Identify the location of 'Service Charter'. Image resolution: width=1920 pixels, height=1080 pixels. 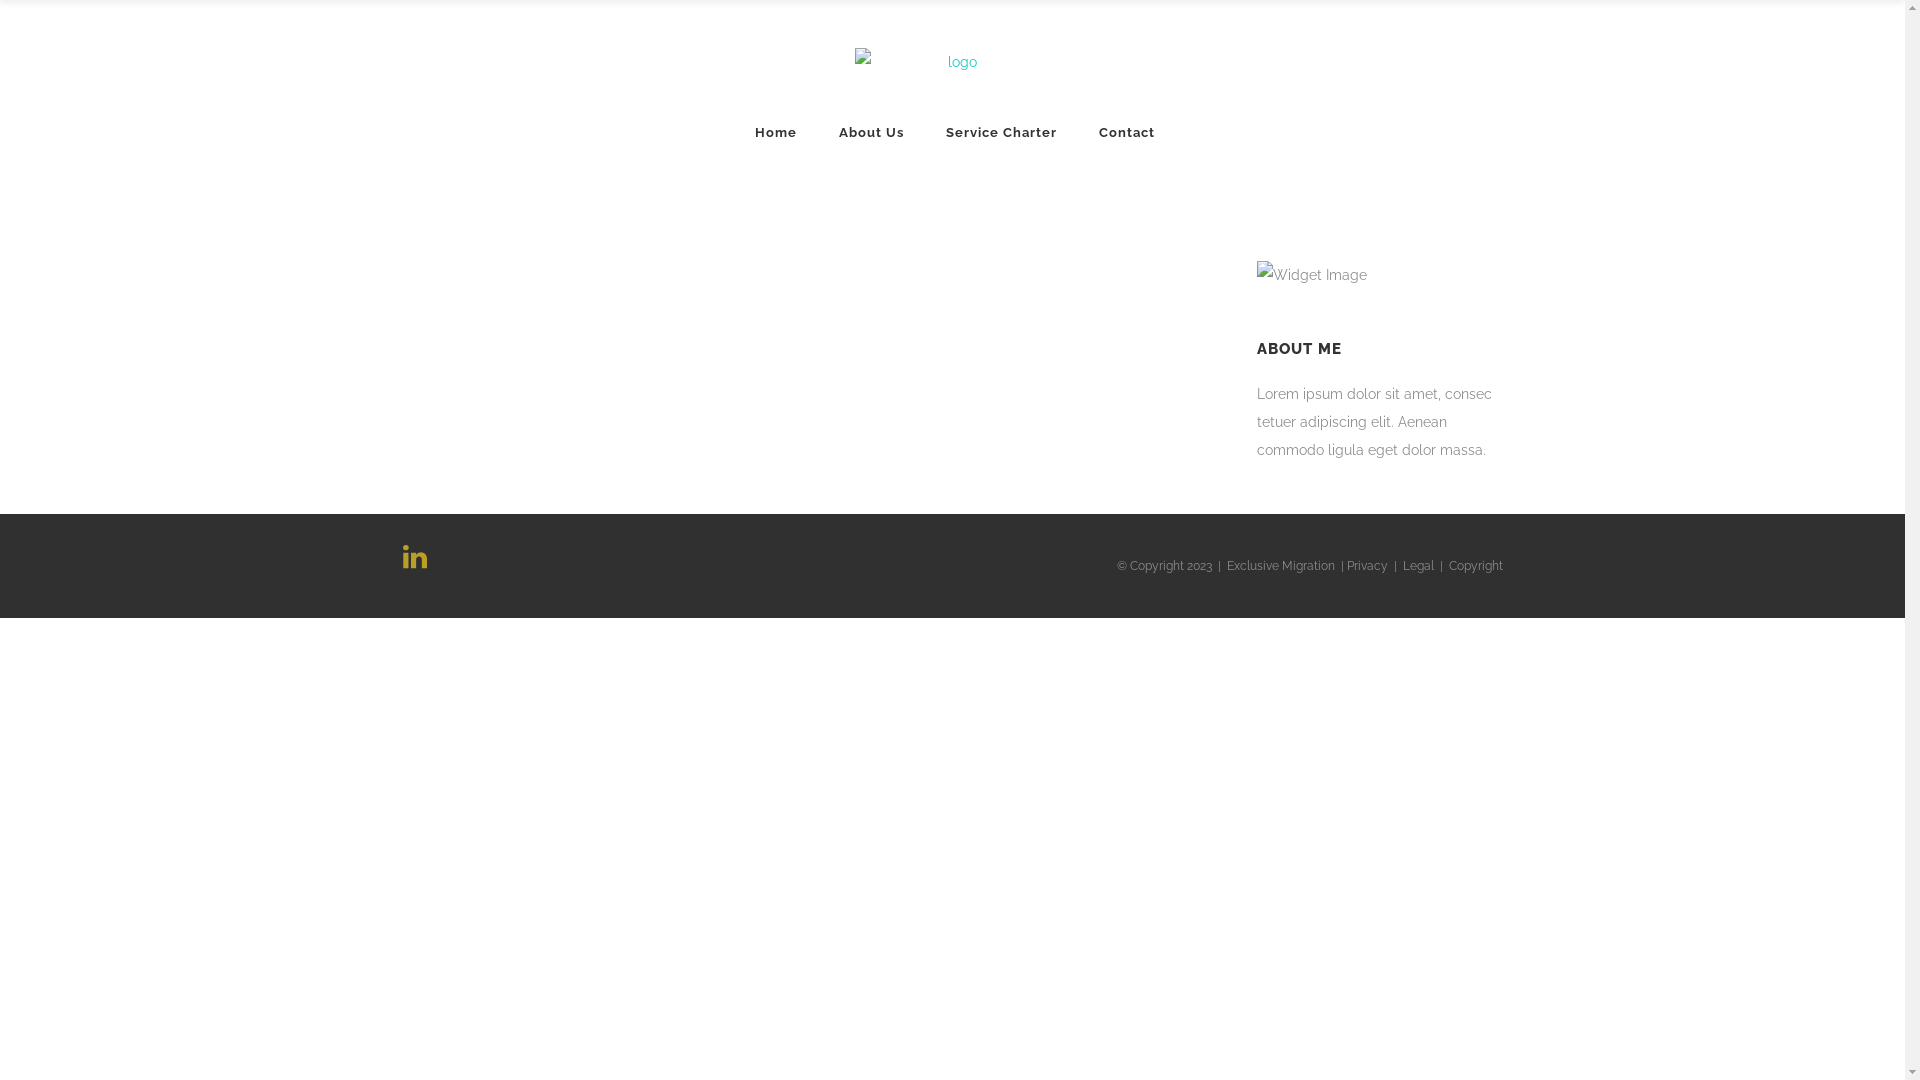
(1000, 131).